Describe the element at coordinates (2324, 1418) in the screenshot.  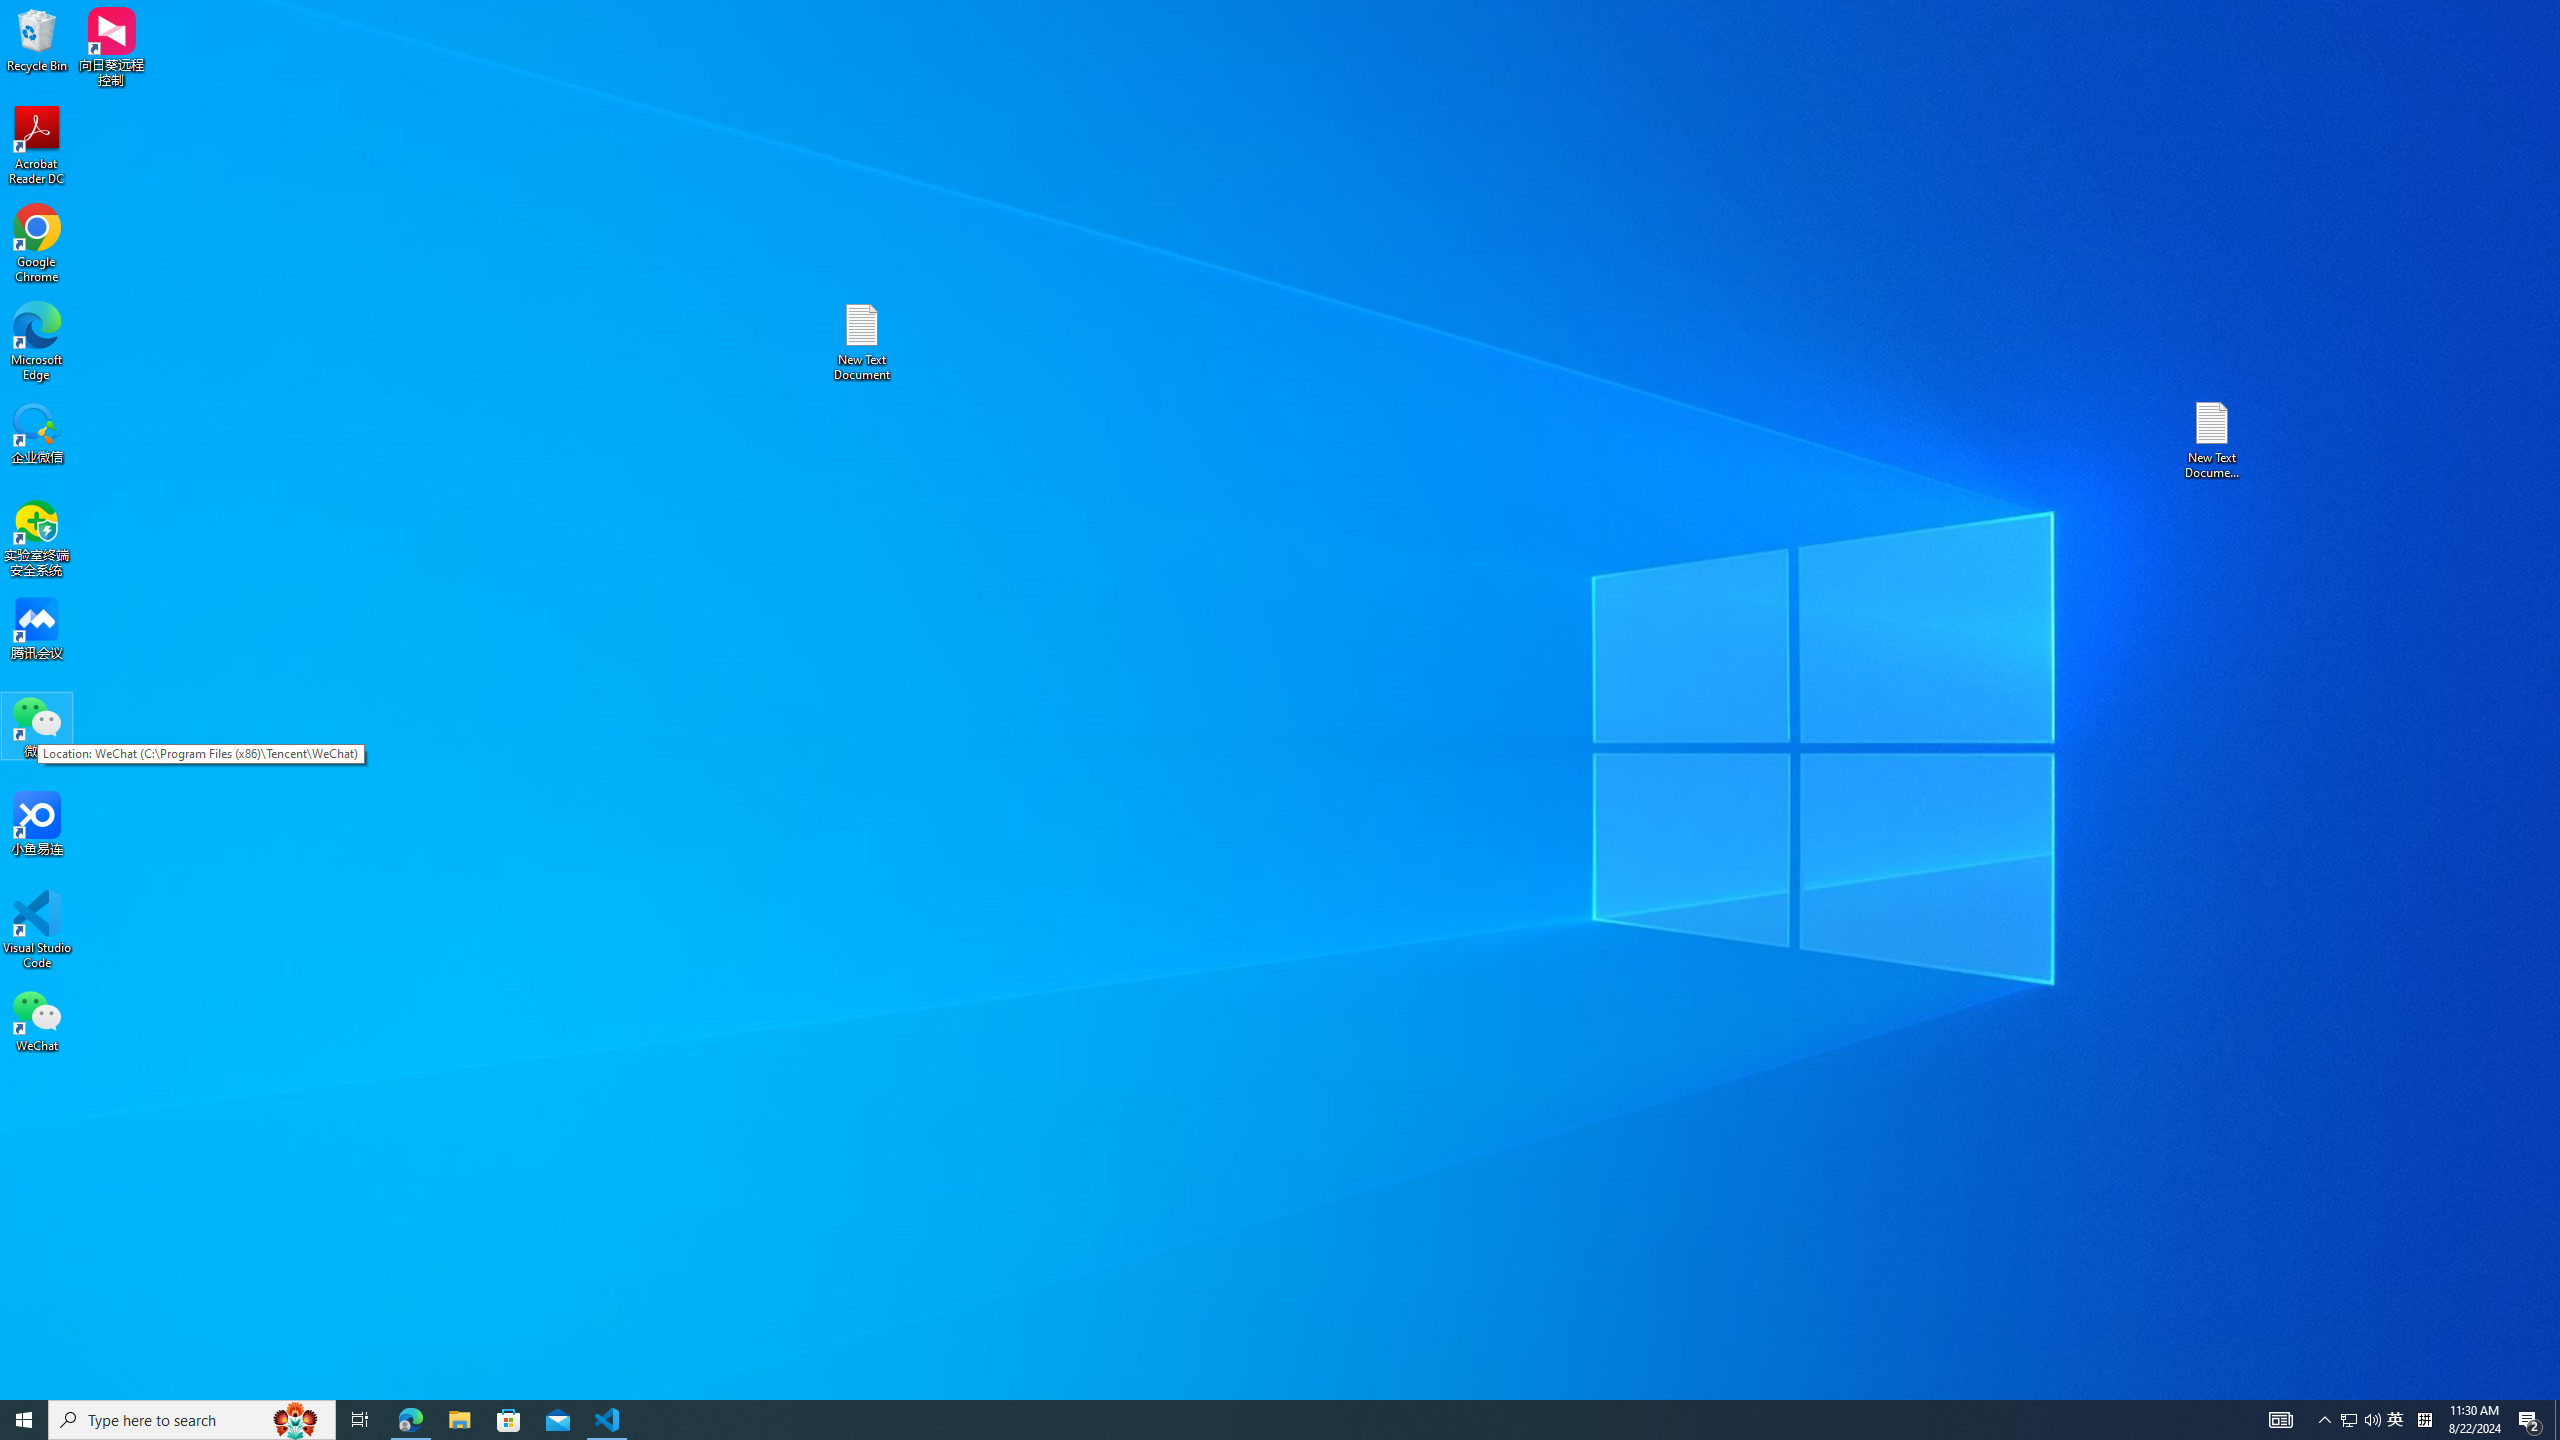
I see `'Notification Chevron'` at that location.